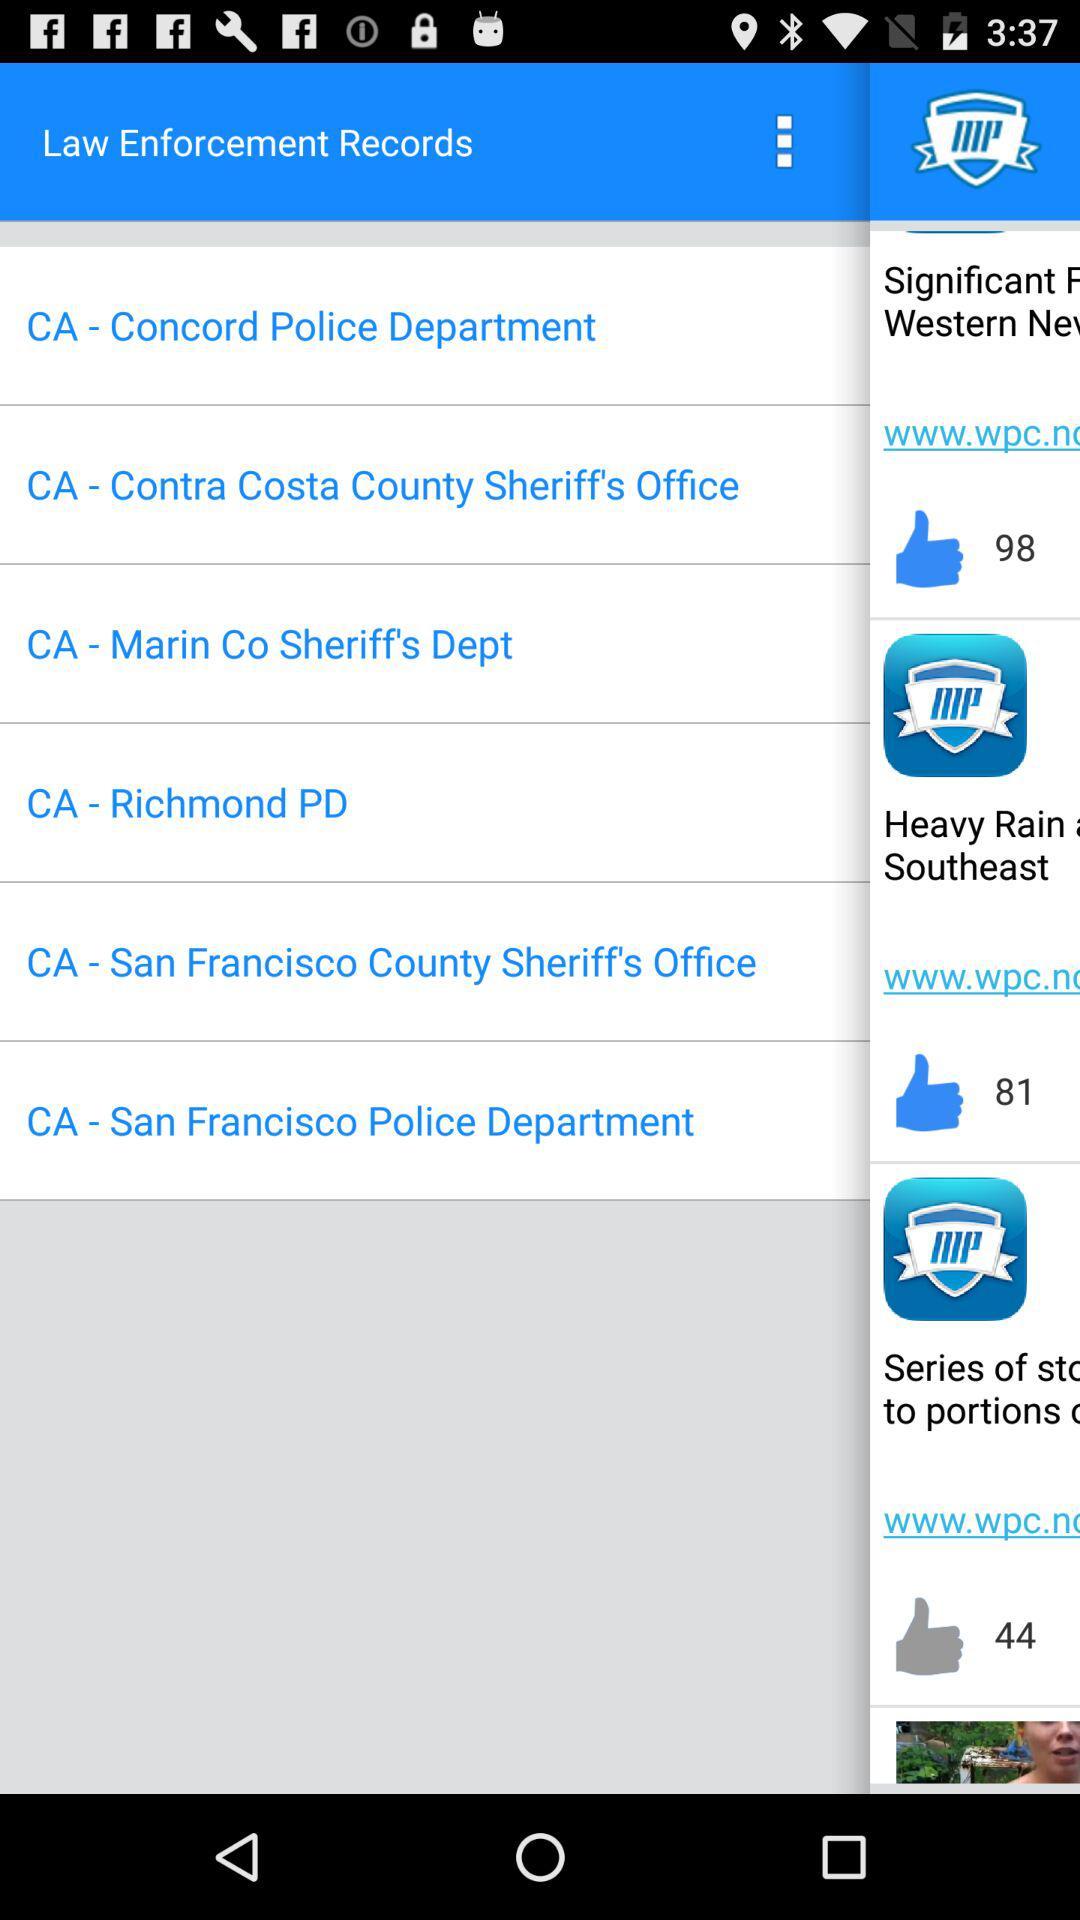 The height and width of the screenshot is (1920, 1080). Describe the element at coordinates (382, 484) in the screenshot. I see `the app to the left of www wpc ncep icon` at that location.